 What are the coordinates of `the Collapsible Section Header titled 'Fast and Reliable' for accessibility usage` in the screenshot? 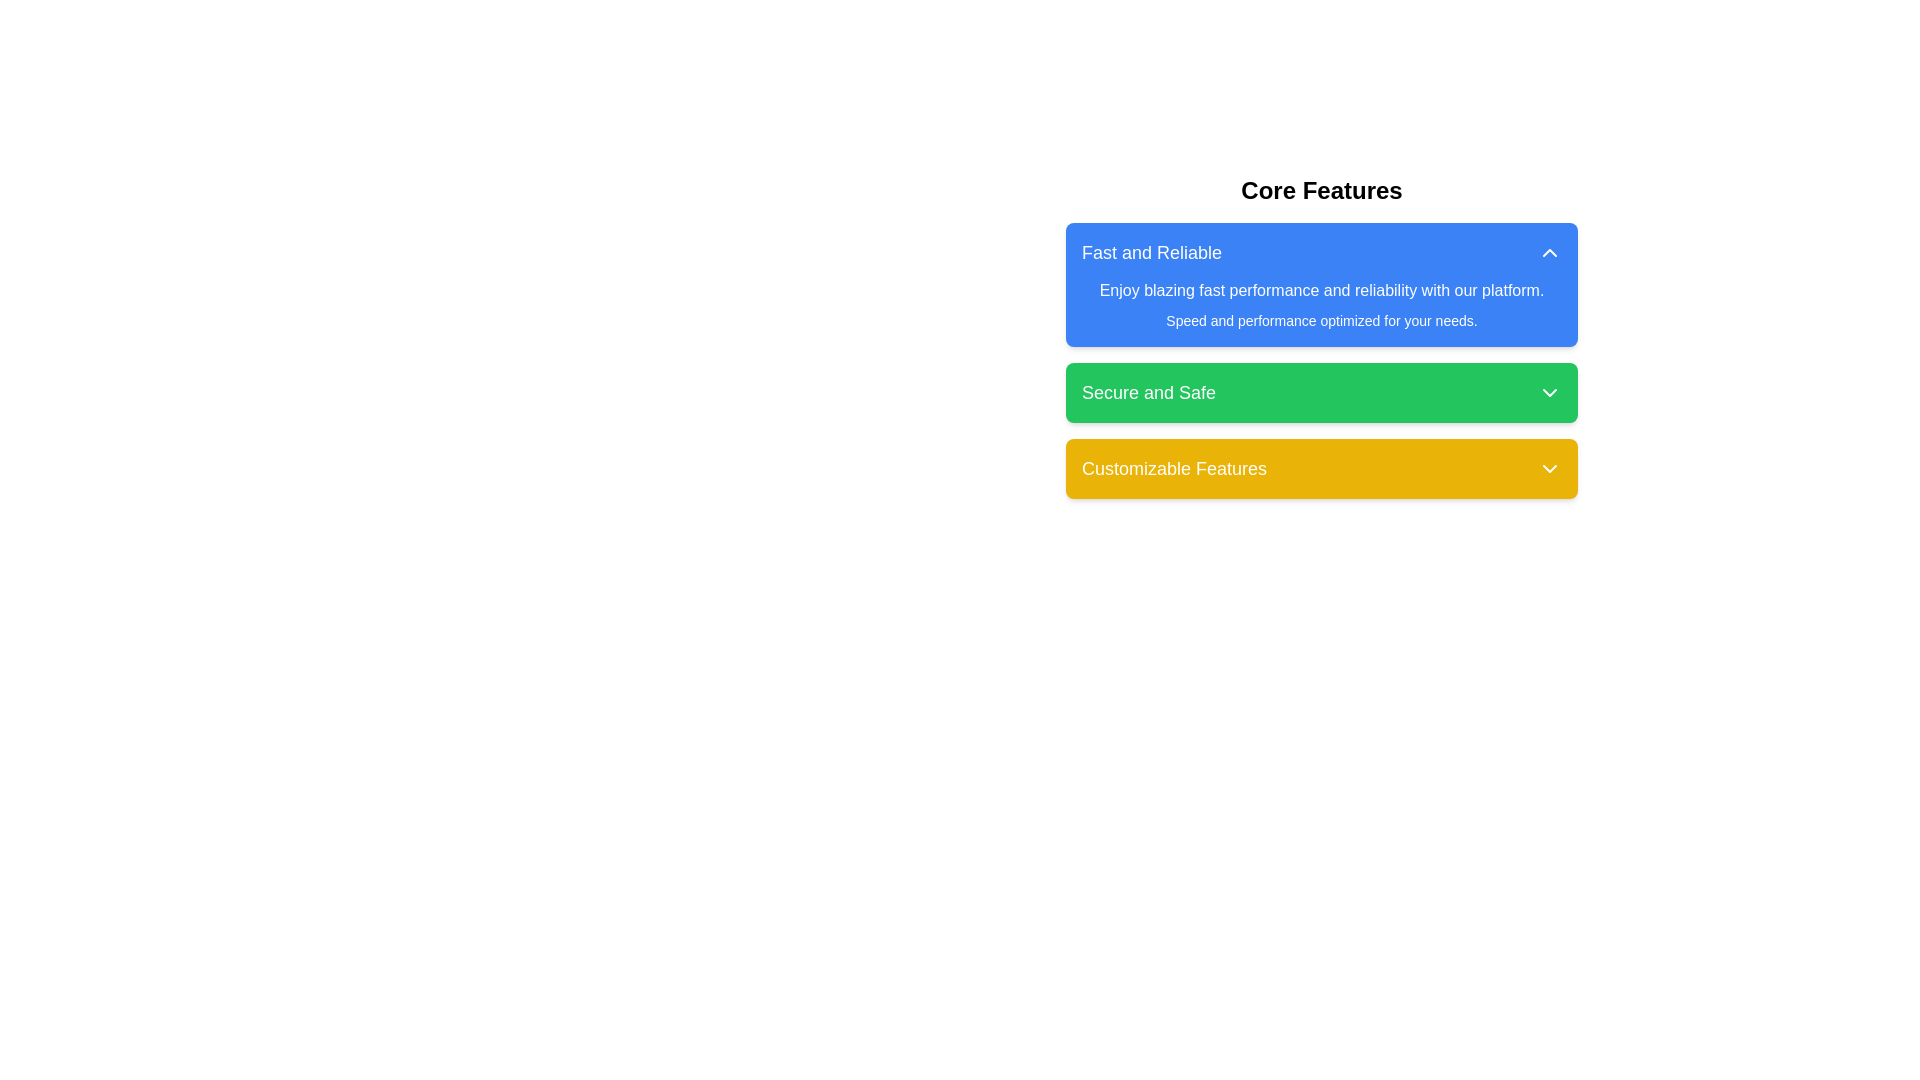 It's located at (1321, 285).